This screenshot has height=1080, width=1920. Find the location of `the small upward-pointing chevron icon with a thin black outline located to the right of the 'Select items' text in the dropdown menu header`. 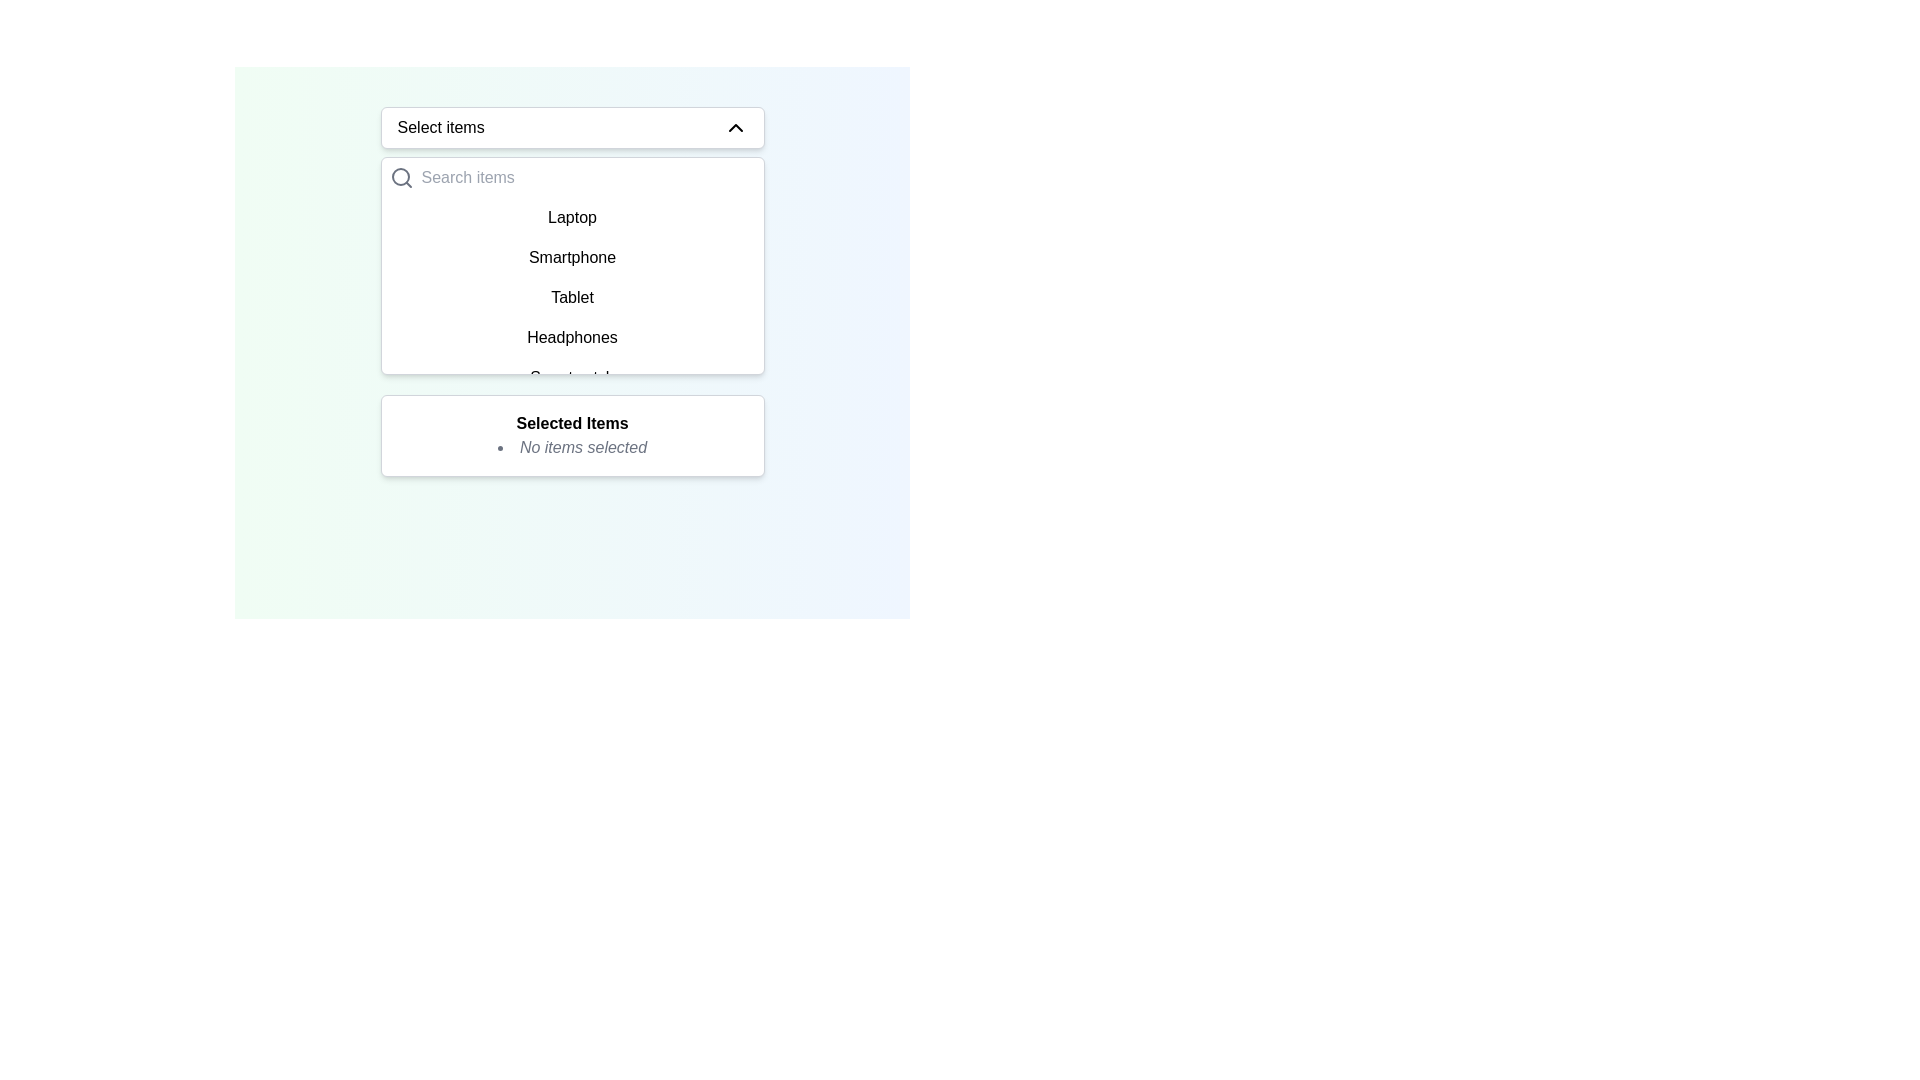

the small upward-pointing chevron icon with a thin black outline located to the right of the 'Select items' text in the dropdown menu header is located at coordinates (734, 127).